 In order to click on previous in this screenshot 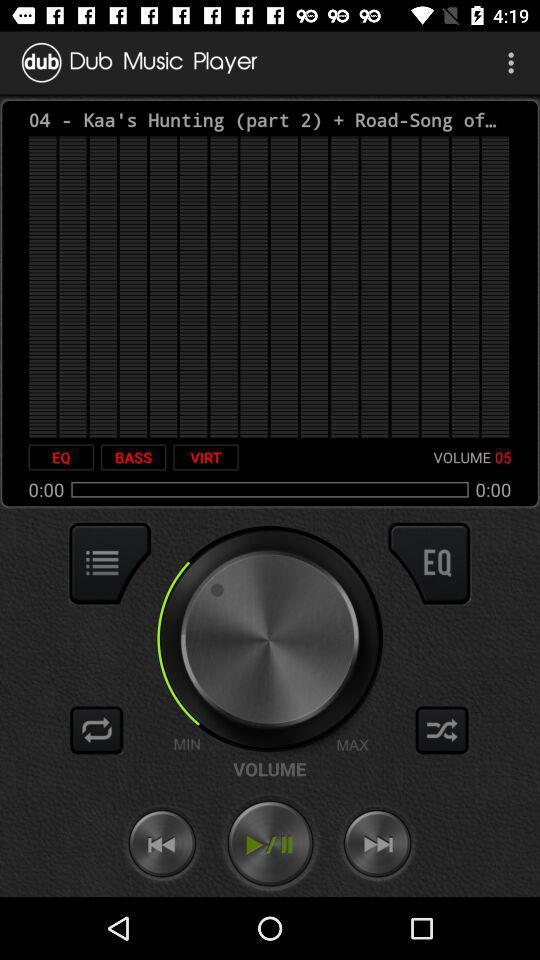, I will do `click(161, 843)`.